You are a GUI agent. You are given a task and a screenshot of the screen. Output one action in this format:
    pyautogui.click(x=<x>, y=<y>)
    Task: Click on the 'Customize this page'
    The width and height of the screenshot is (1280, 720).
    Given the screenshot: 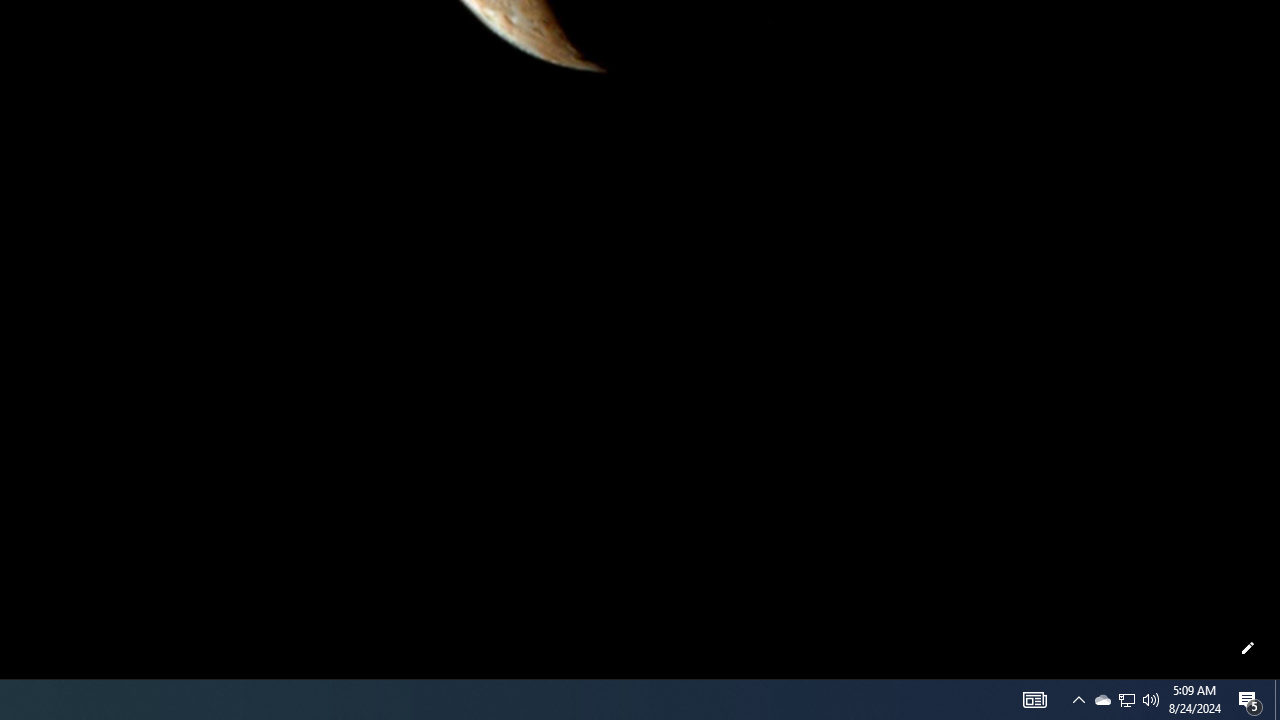 What is the action you would take?
    pyautogui.click(x=1247, y=648)
    